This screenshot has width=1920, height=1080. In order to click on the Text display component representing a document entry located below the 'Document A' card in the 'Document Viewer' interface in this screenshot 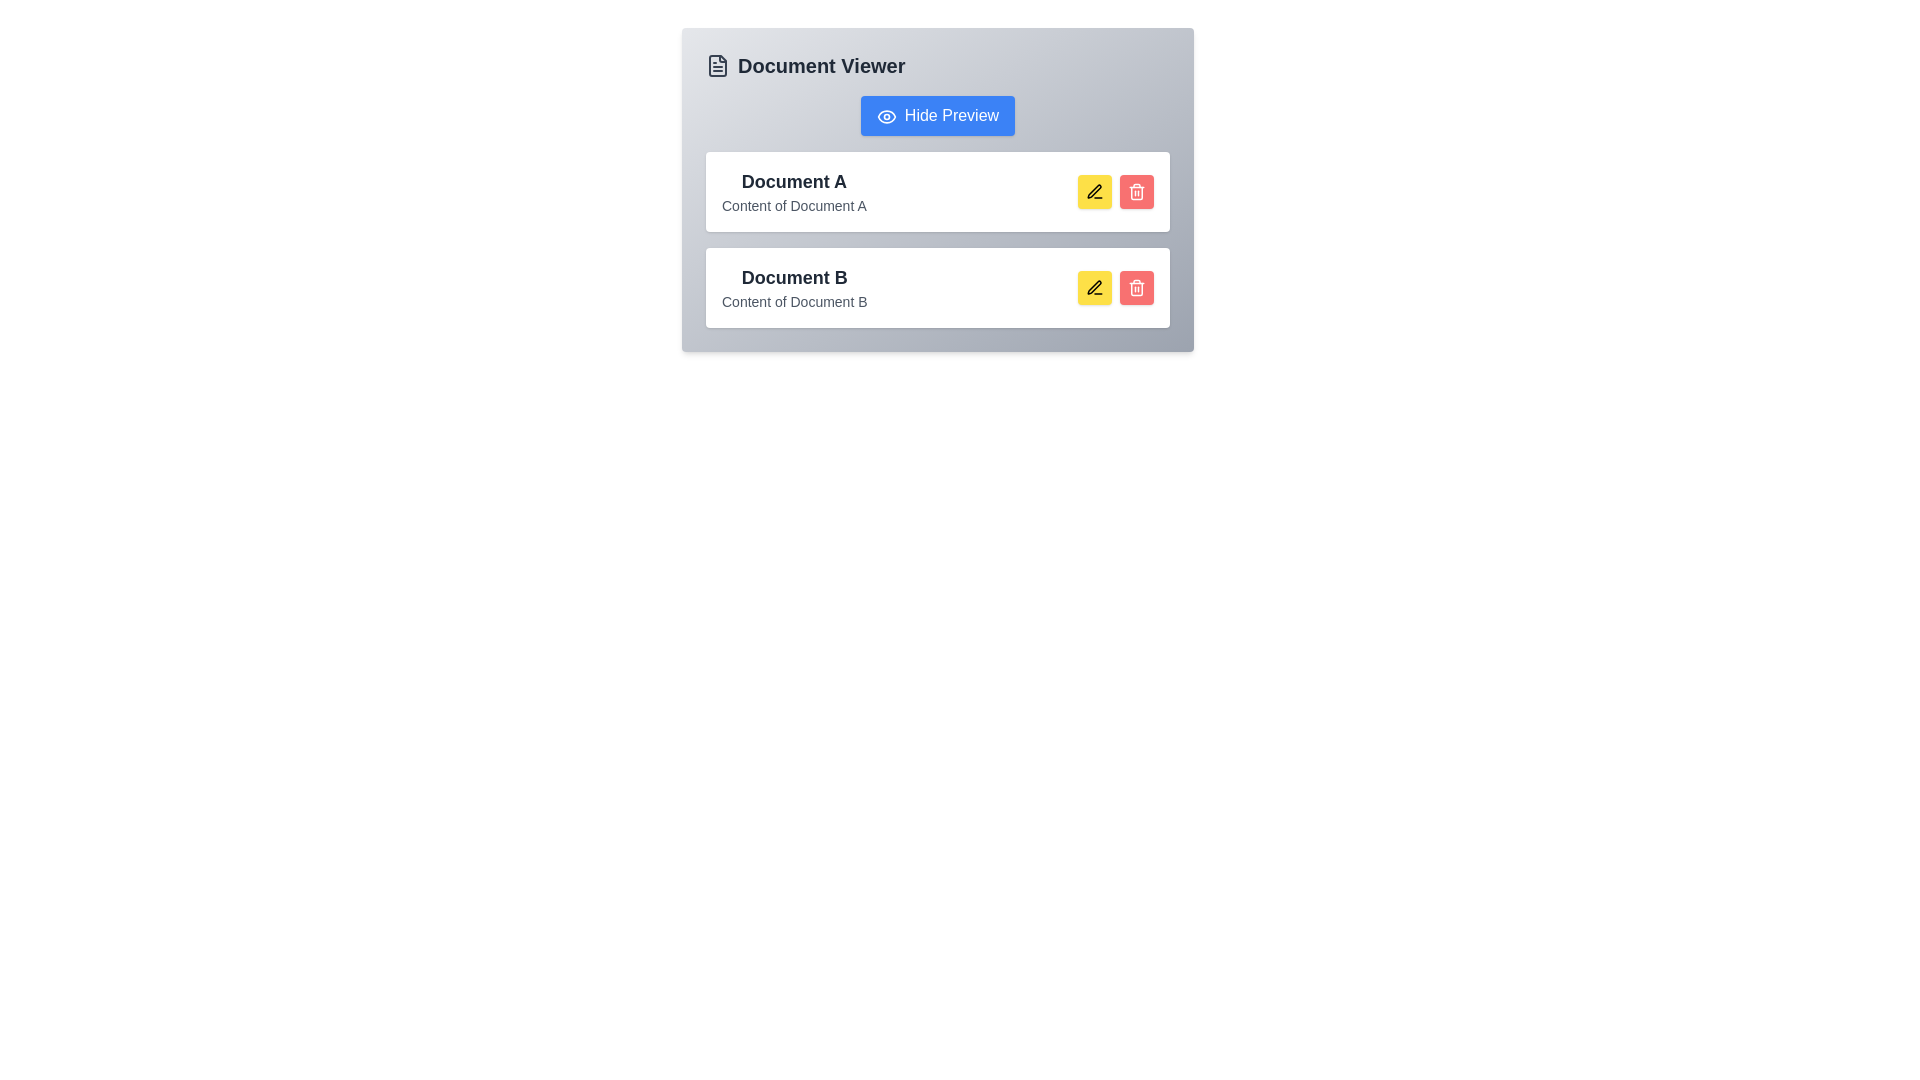, I will do `click(793, 288)`.